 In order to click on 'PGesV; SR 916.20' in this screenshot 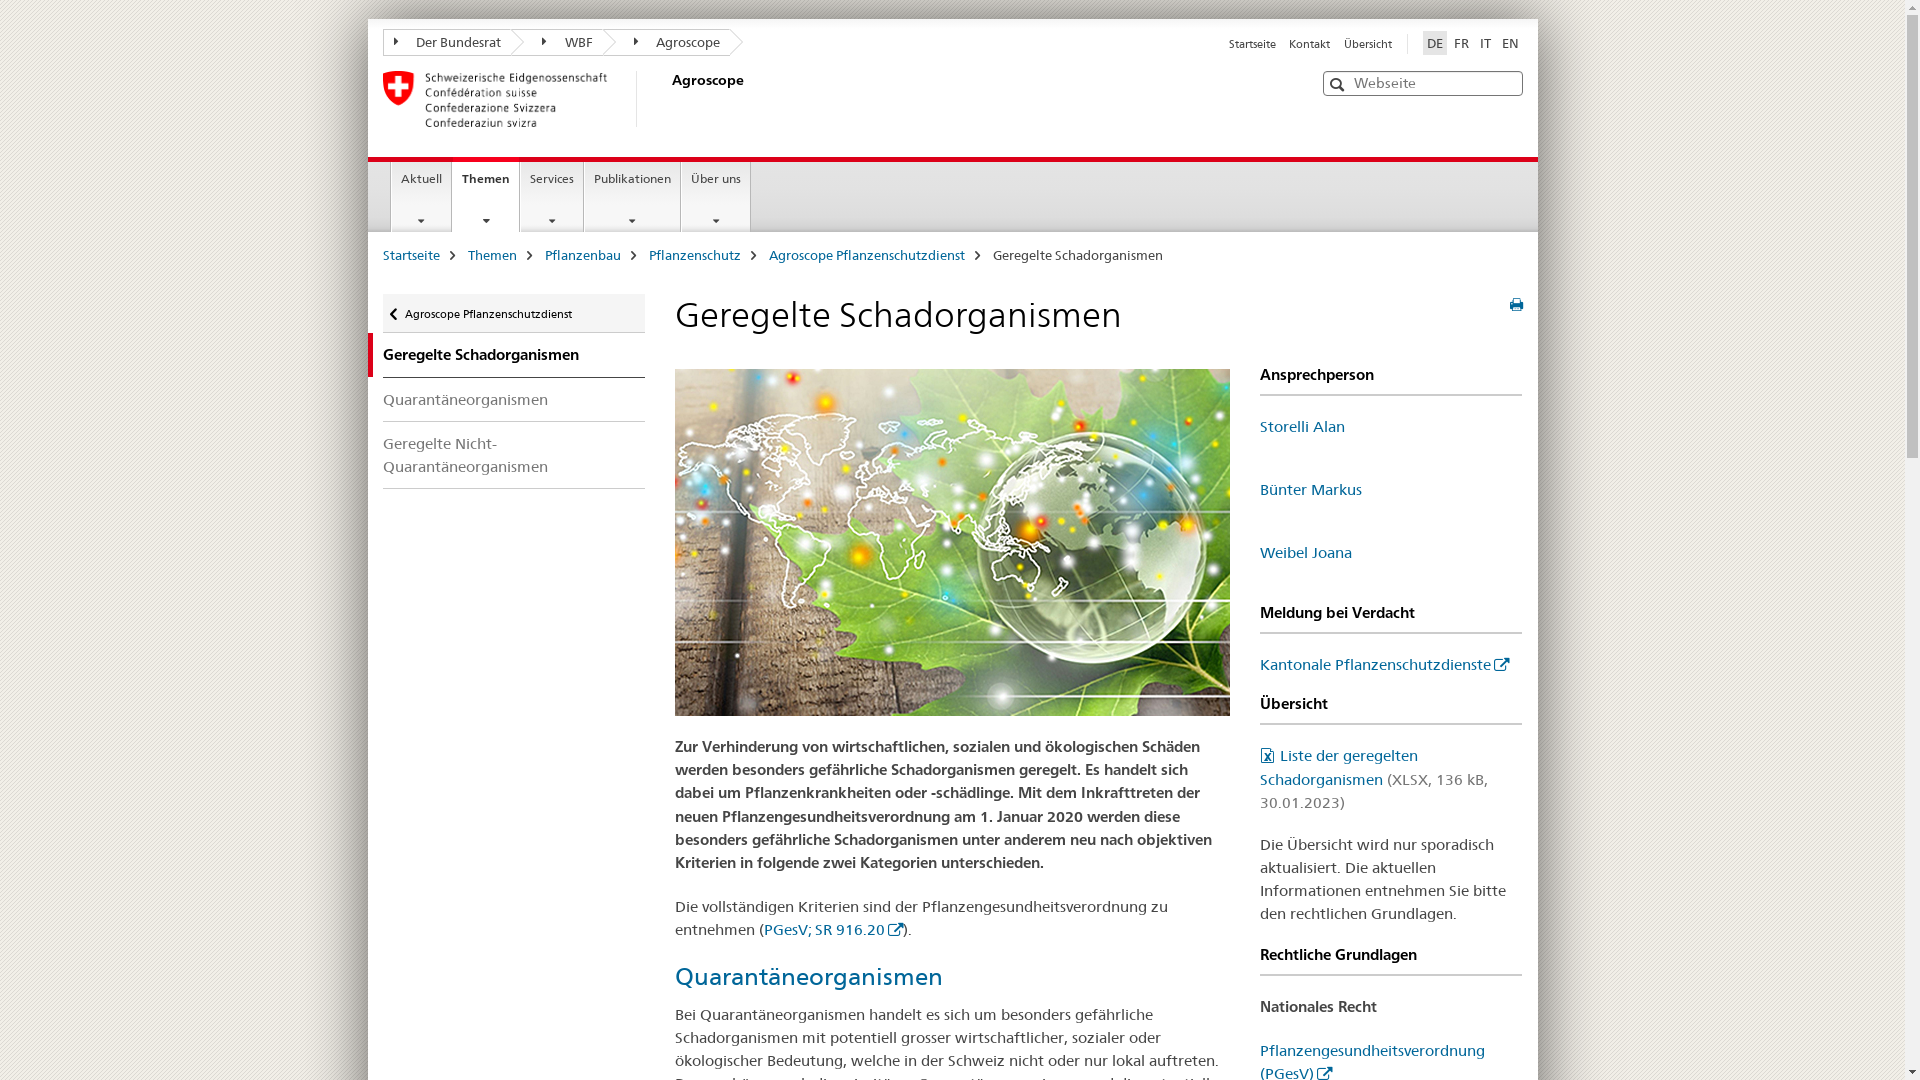, I will do `click(762, 929)`.